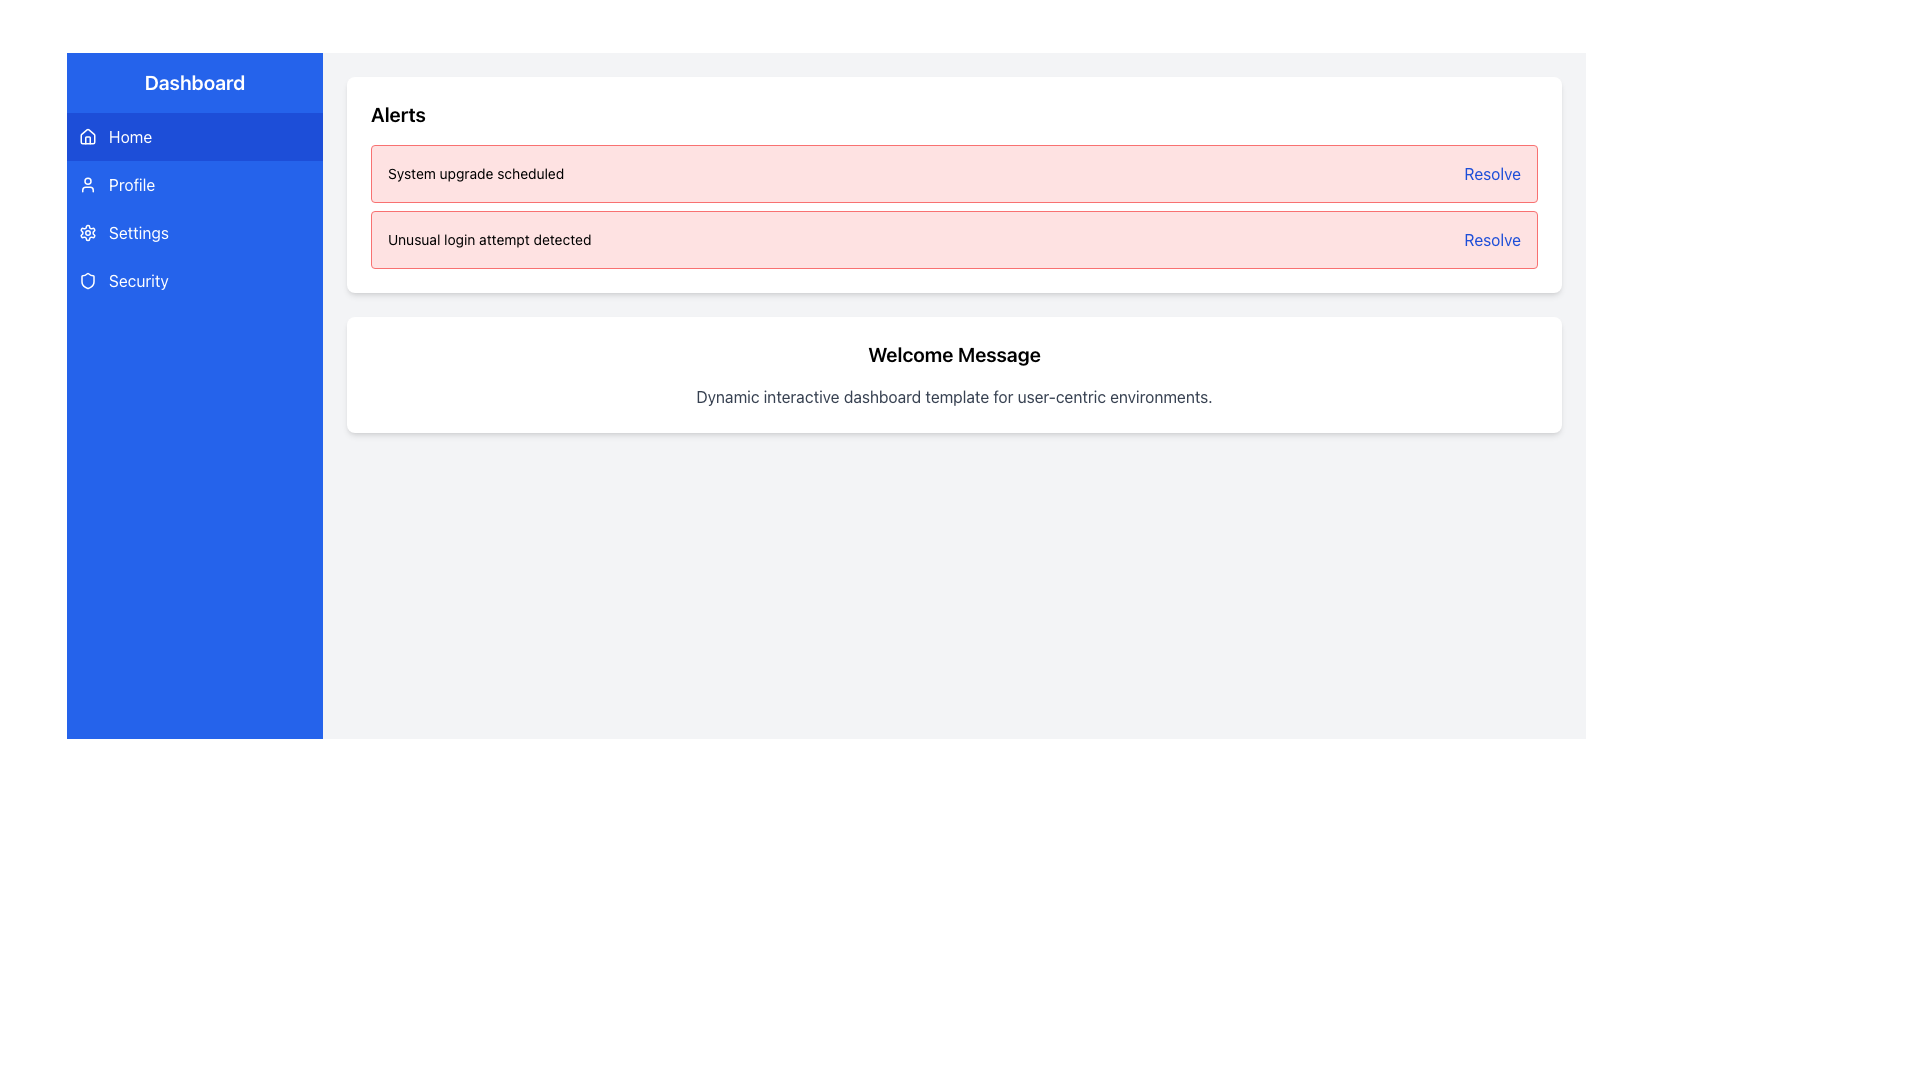 The width and height of the screenshot is (1920, 1080). I want to click on the 'Home' text label in the vertical navigation menu on the left side of the interface, so click(129, 136).